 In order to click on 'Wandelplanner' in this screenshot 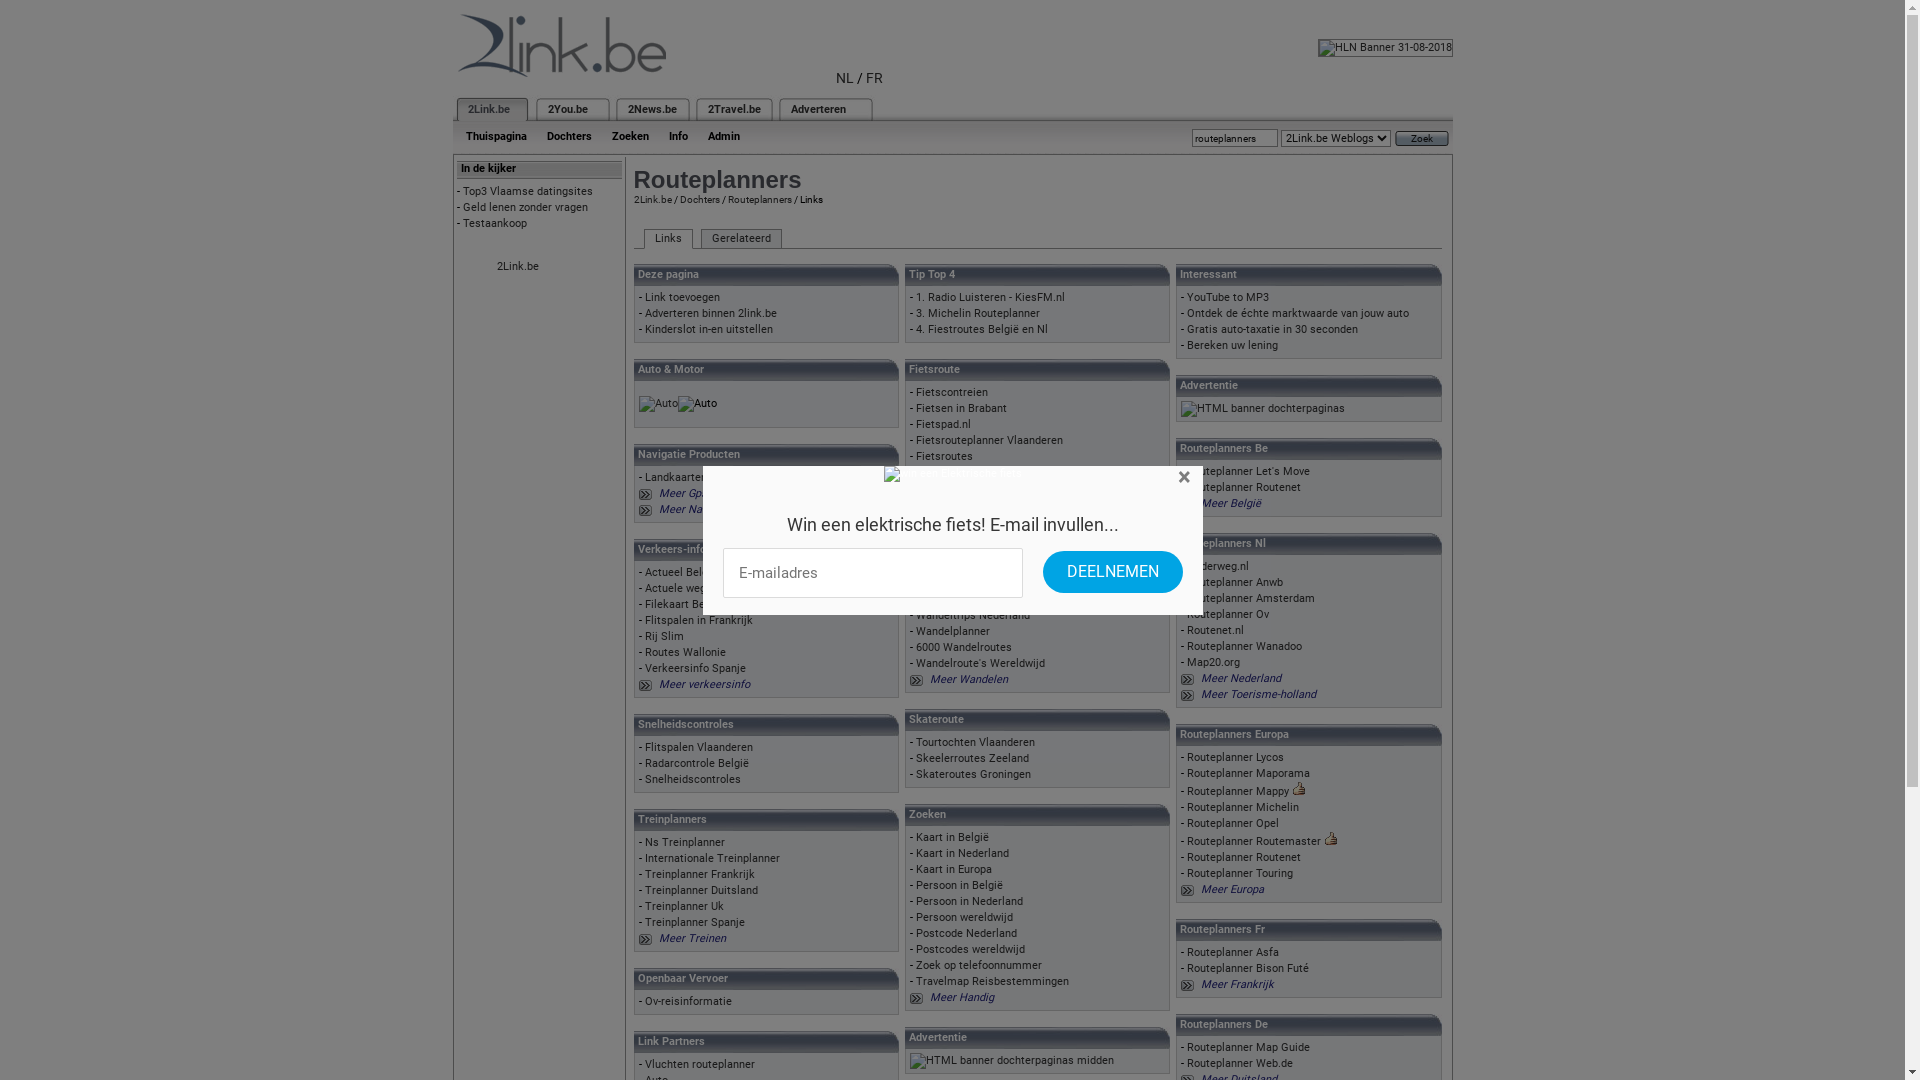, I will do `click(952, 631)`.